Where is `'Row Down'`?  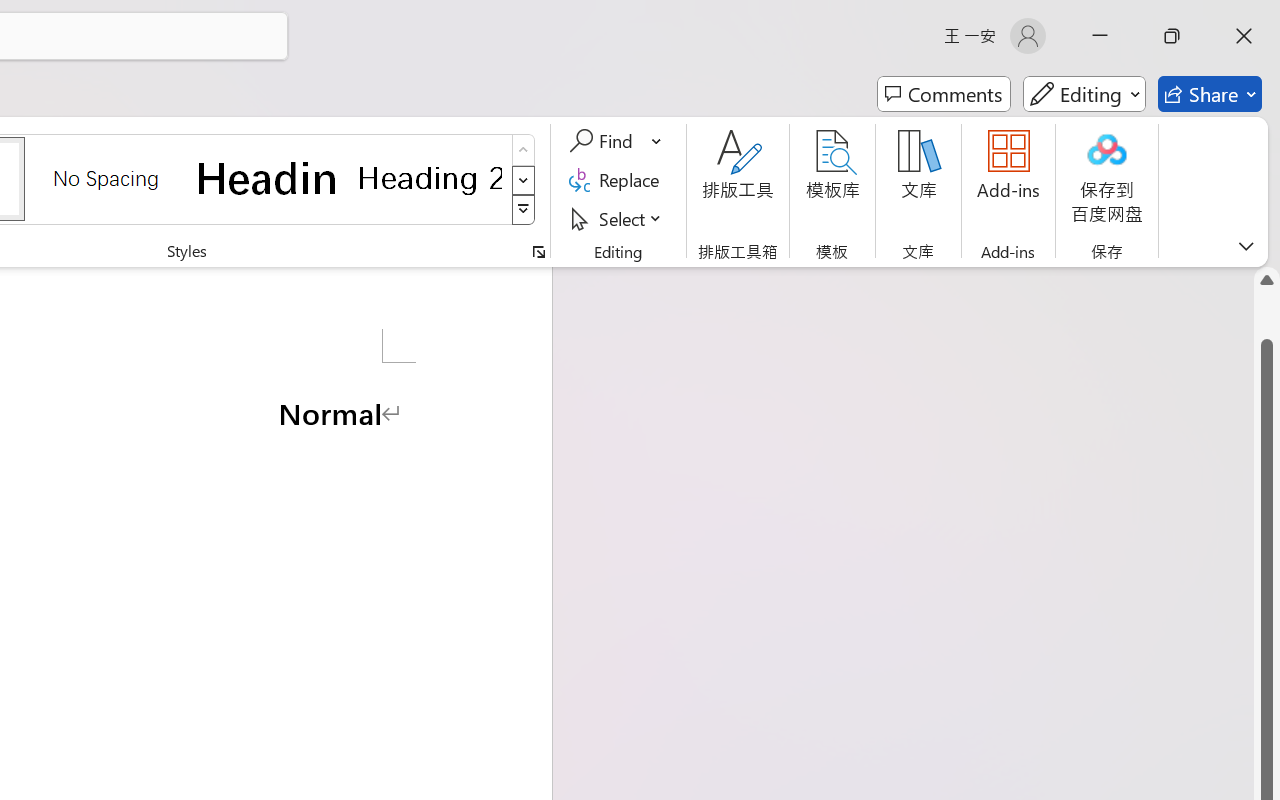 'Row Down' is located at coordinates (523, 179).